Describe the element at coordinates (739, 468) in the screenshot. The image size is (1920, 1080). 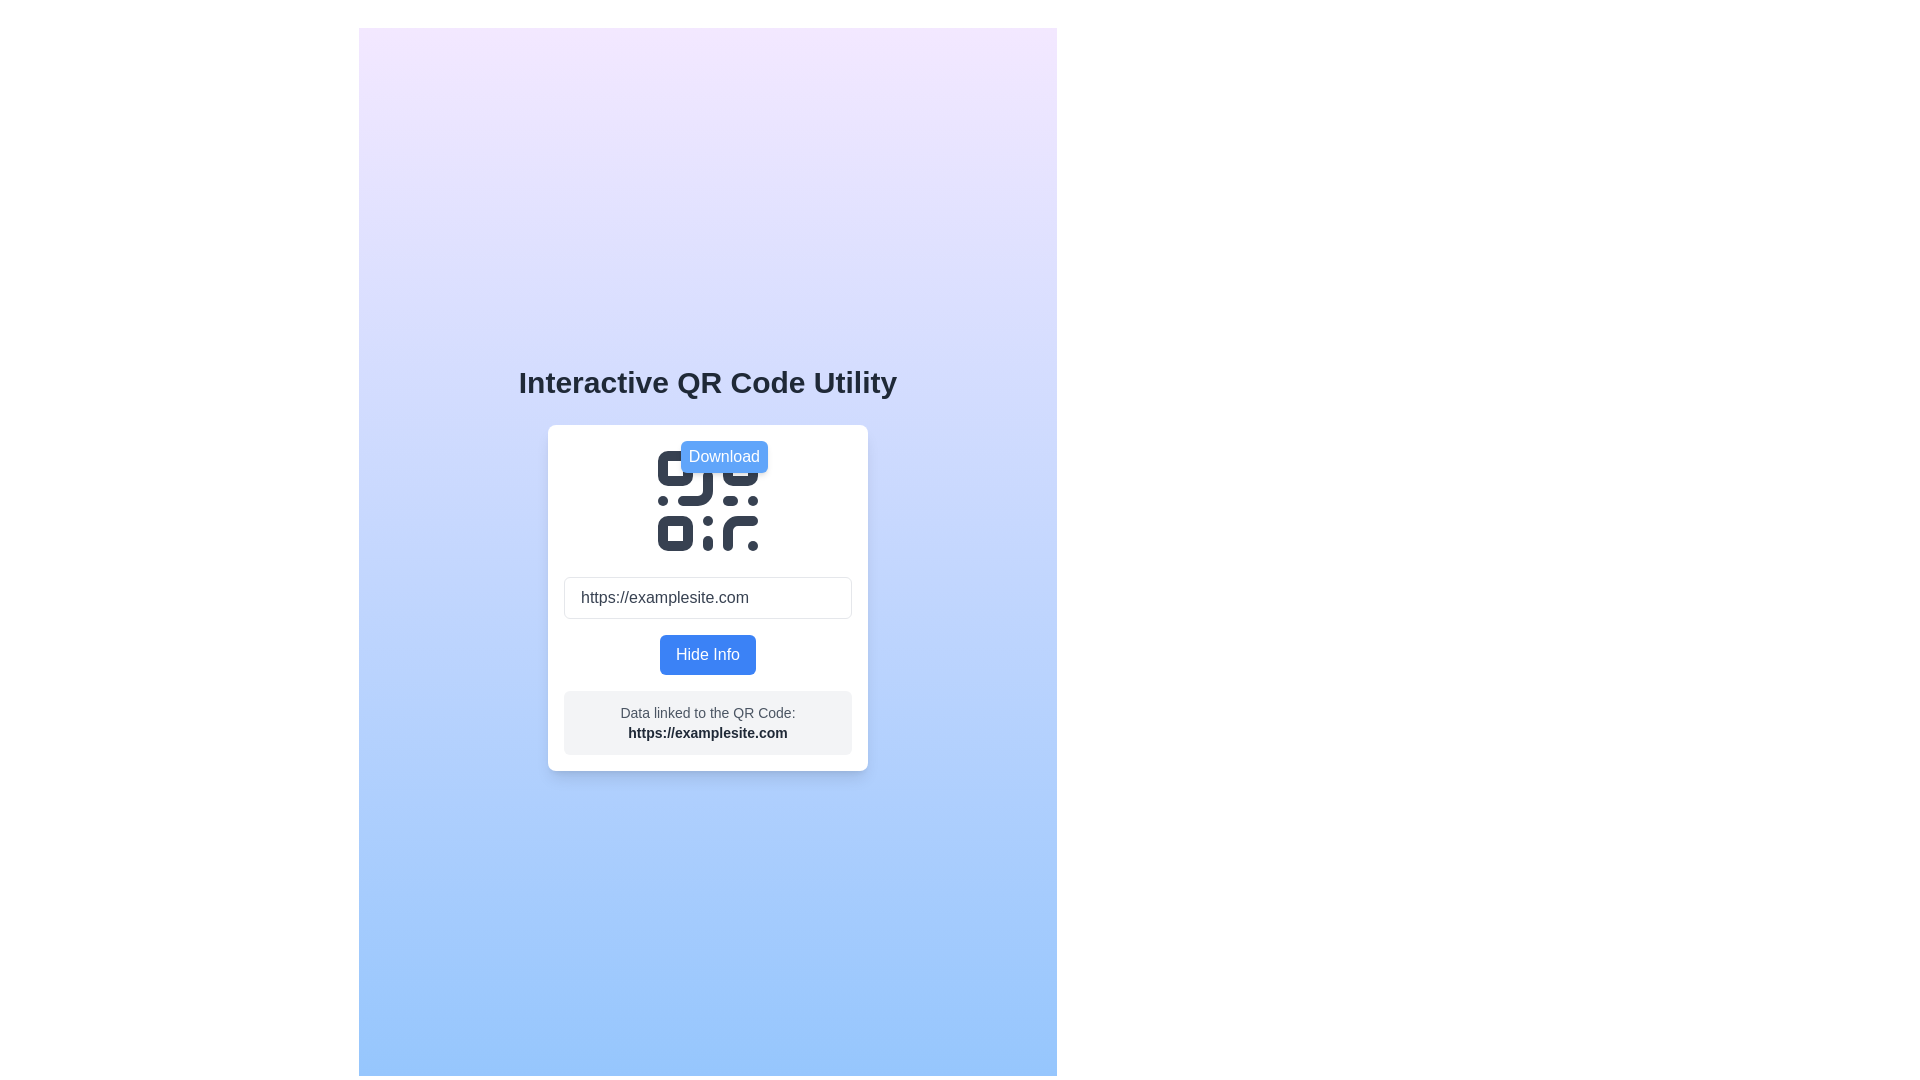
I see `the second square with rounded corners within the QR code graphic, located in the top-right of the pattern` at that location.